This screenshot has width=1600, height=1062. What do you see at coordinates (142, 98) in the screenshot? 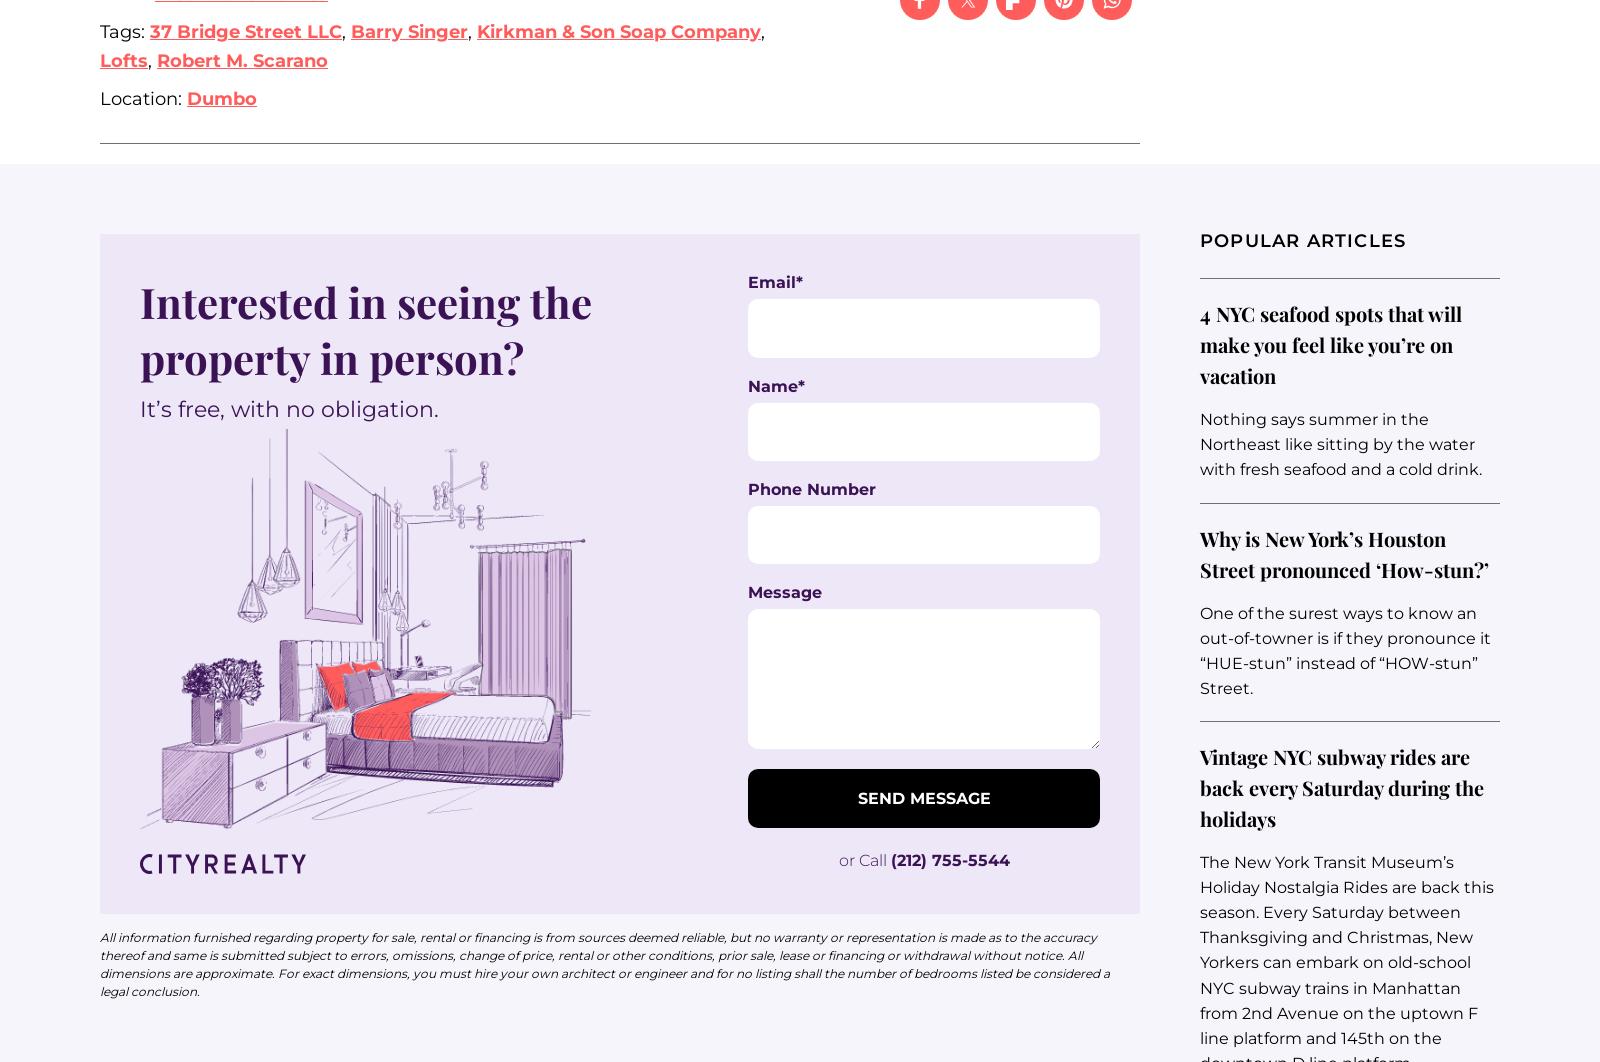
I see `'Location:'` at bounding box center [142, 98].